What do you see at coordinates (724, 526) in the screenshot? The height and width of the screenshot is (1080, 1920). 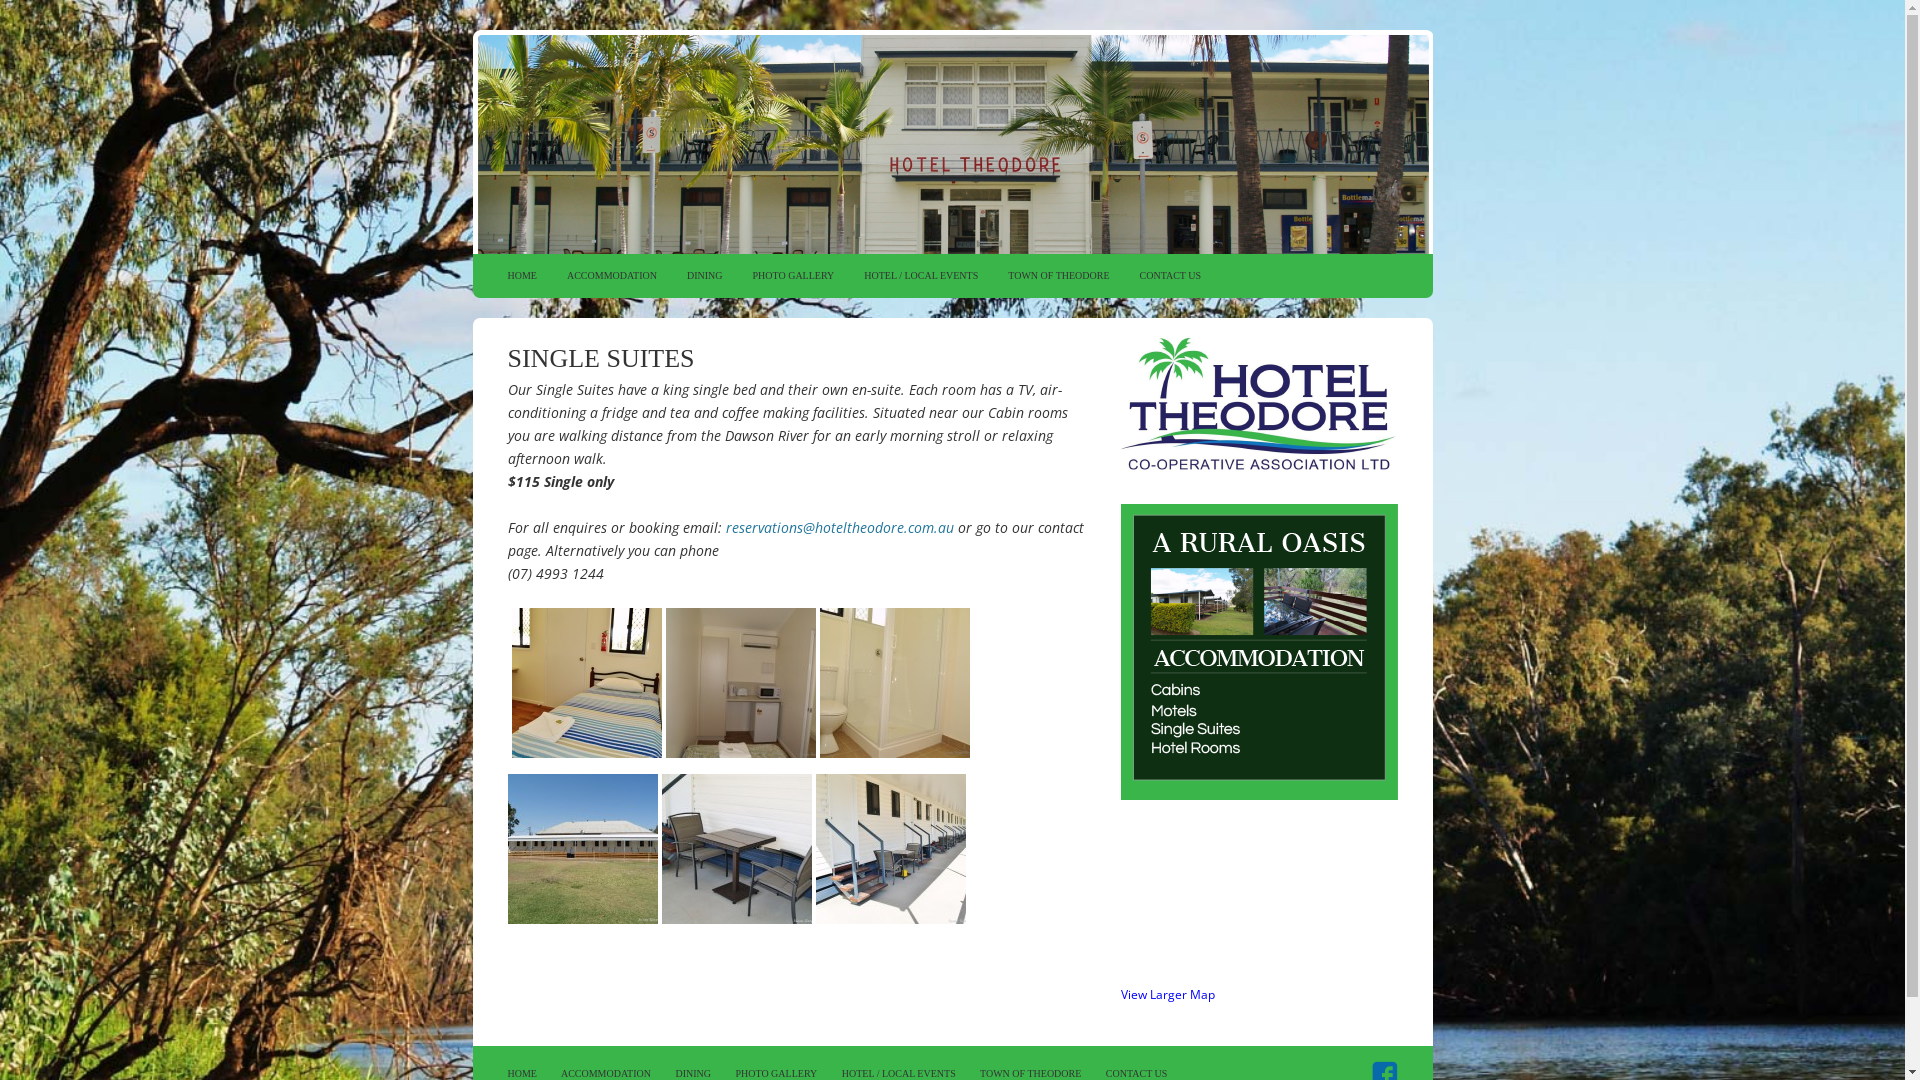 I see `'reservations@hoteltheodore.com.au'` at bounding box center [724, 526].